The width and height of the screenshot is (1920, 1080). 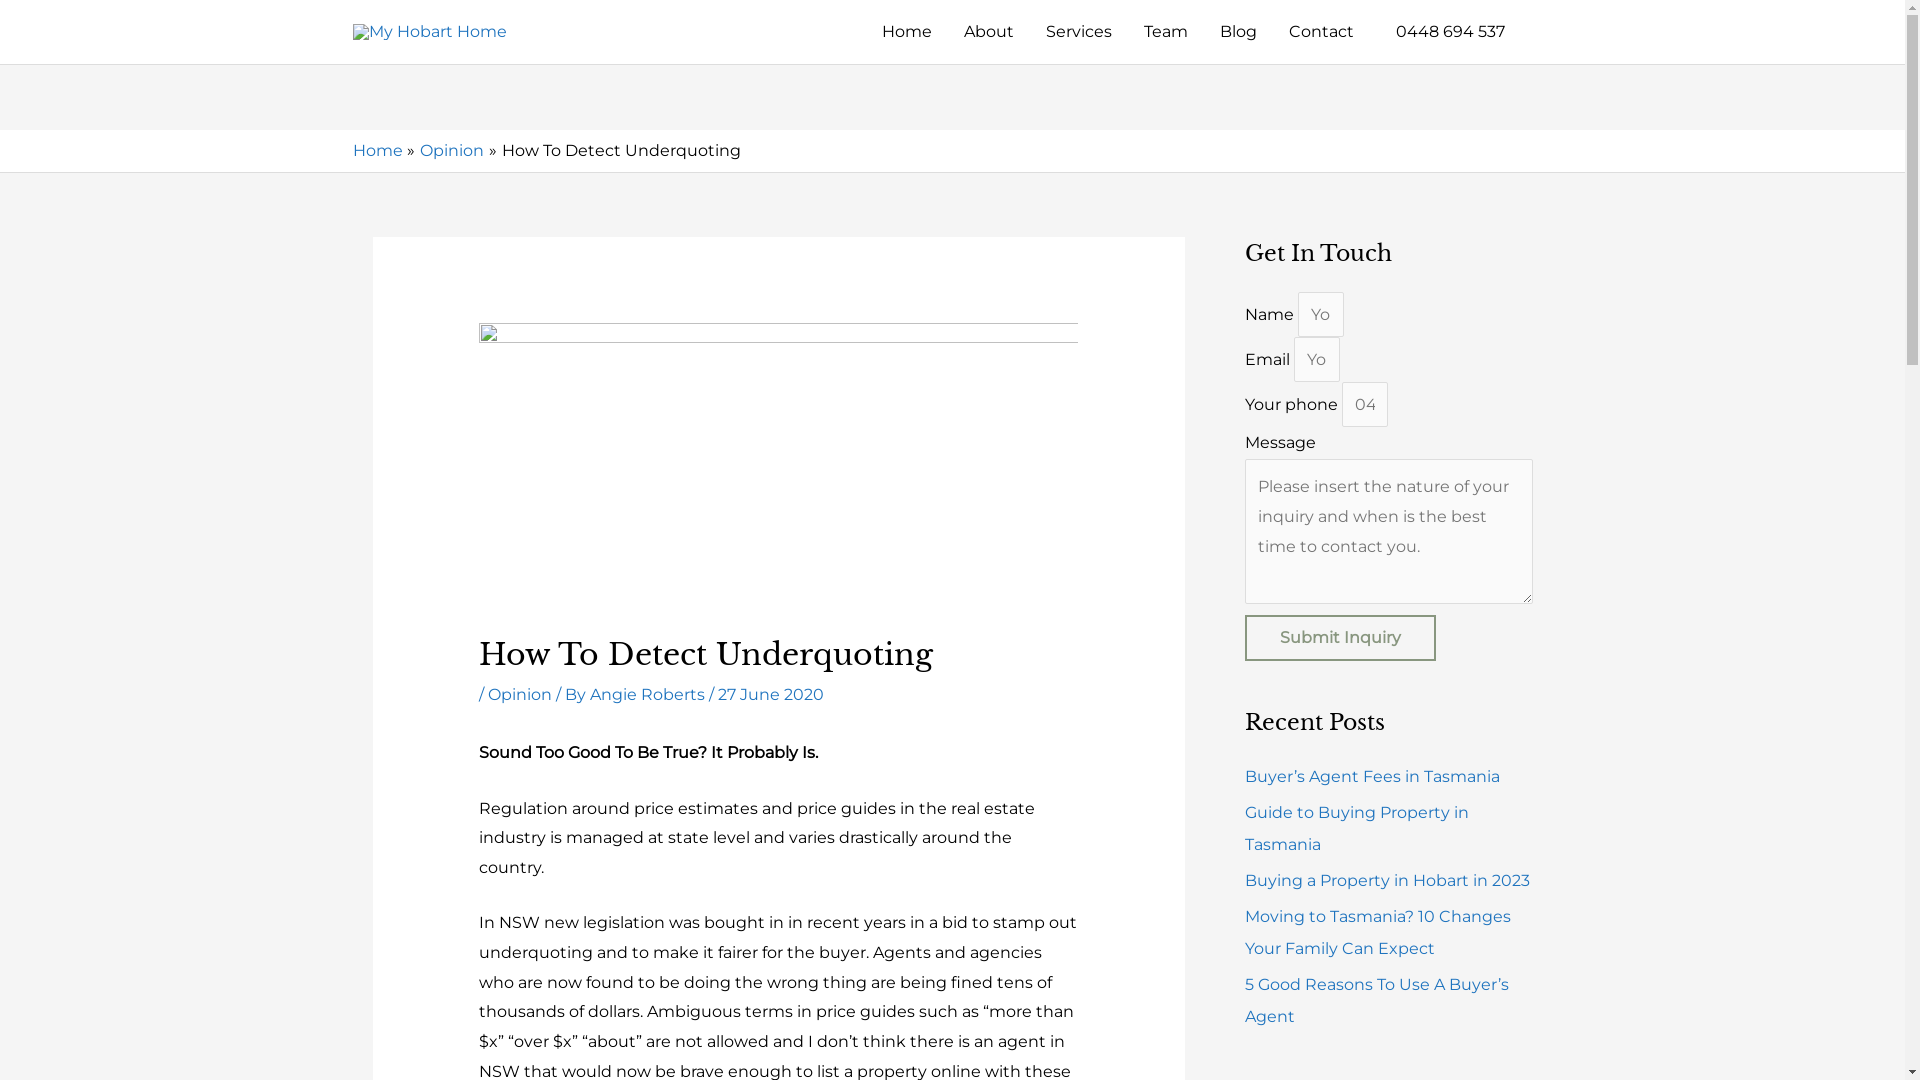 I want to click on '0448 694 537', so click(x=1445, y=31).